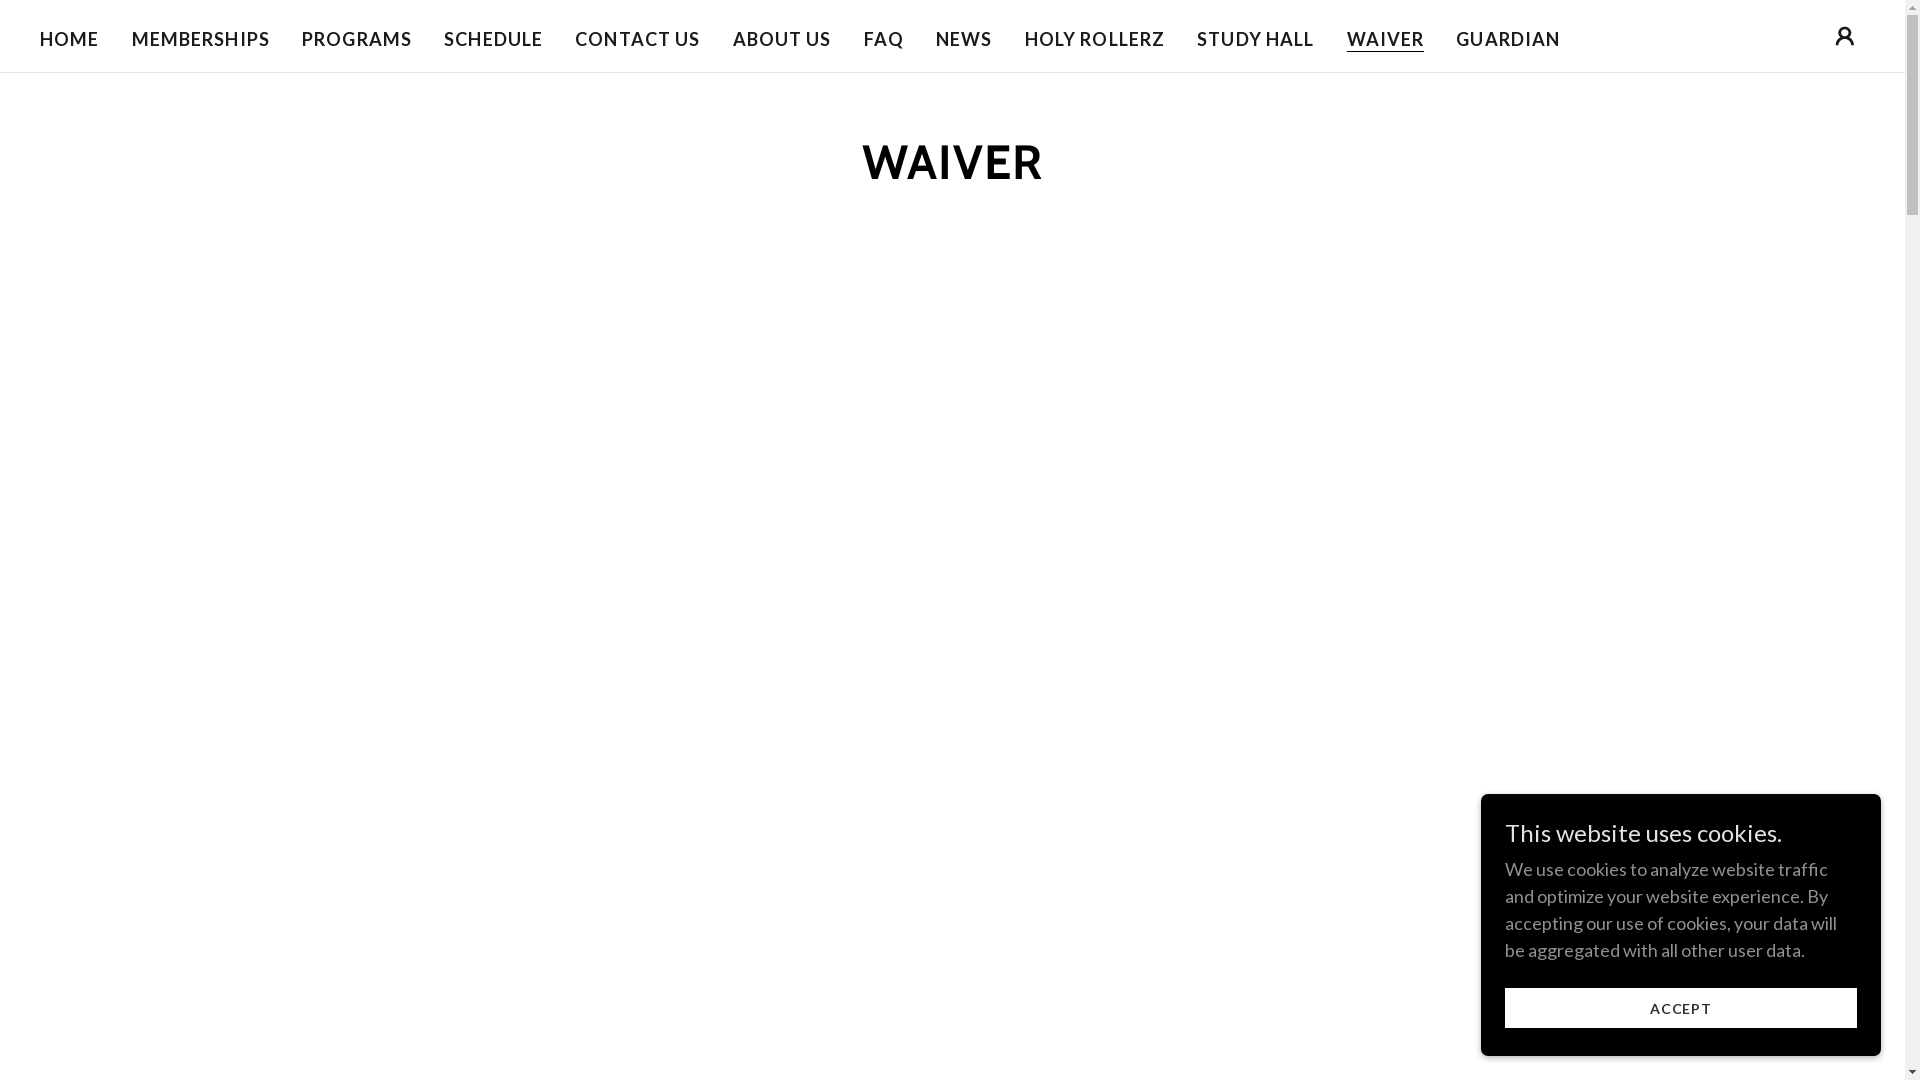  What do you see at coordinates (1094, 38) in the screenshot?
I see `'HOLY ROLLERZ'` at bounding box center [1094, 38].